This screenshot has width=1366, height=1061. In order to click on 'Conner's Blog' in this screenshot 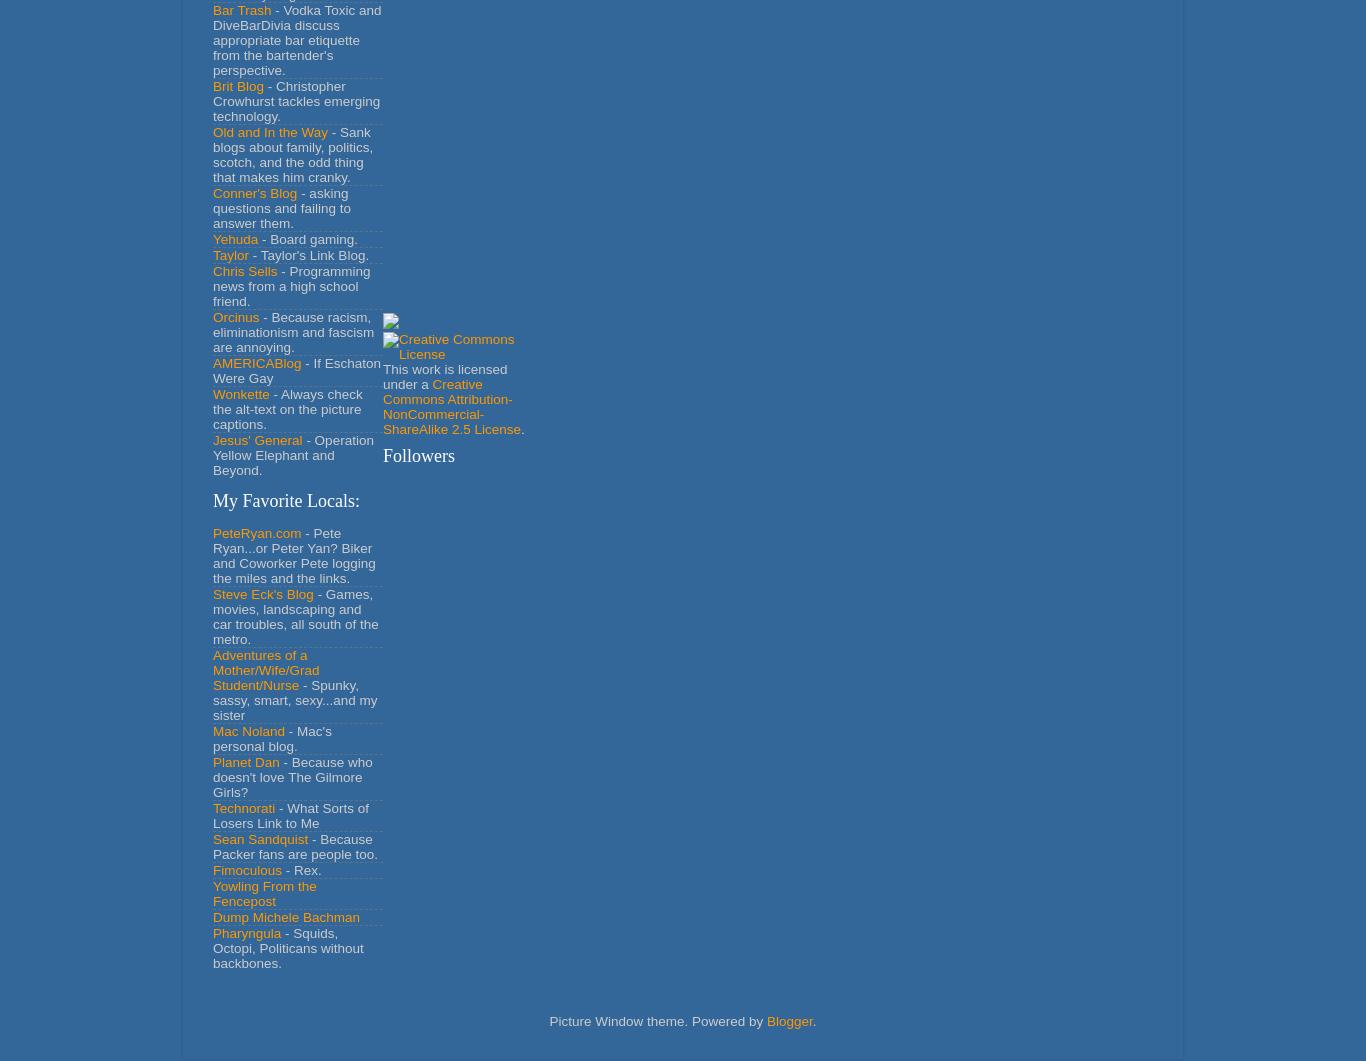, I will do `click(255, 191)`.